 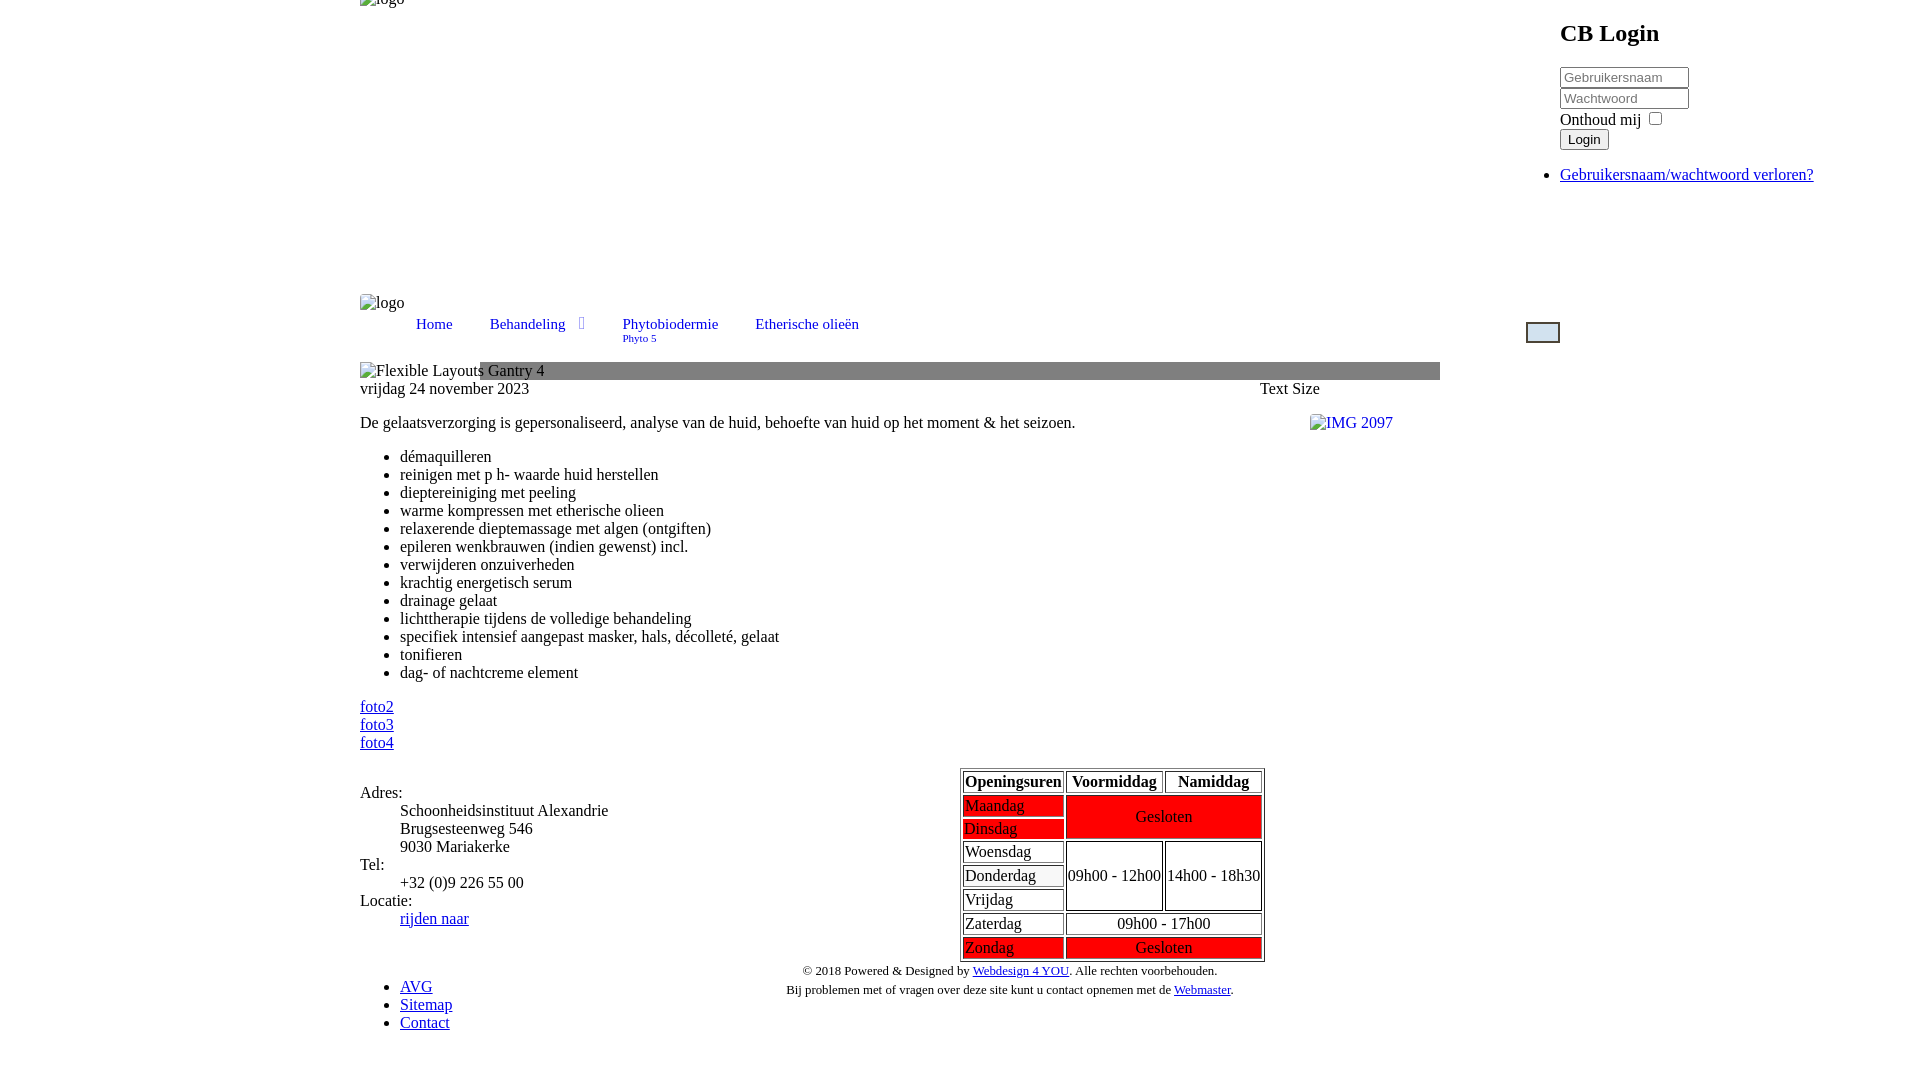 What do you see at coordinates (607, 326) in the screenshot?
I see `'Phytobiodermie` at bounding box center [607, 326].